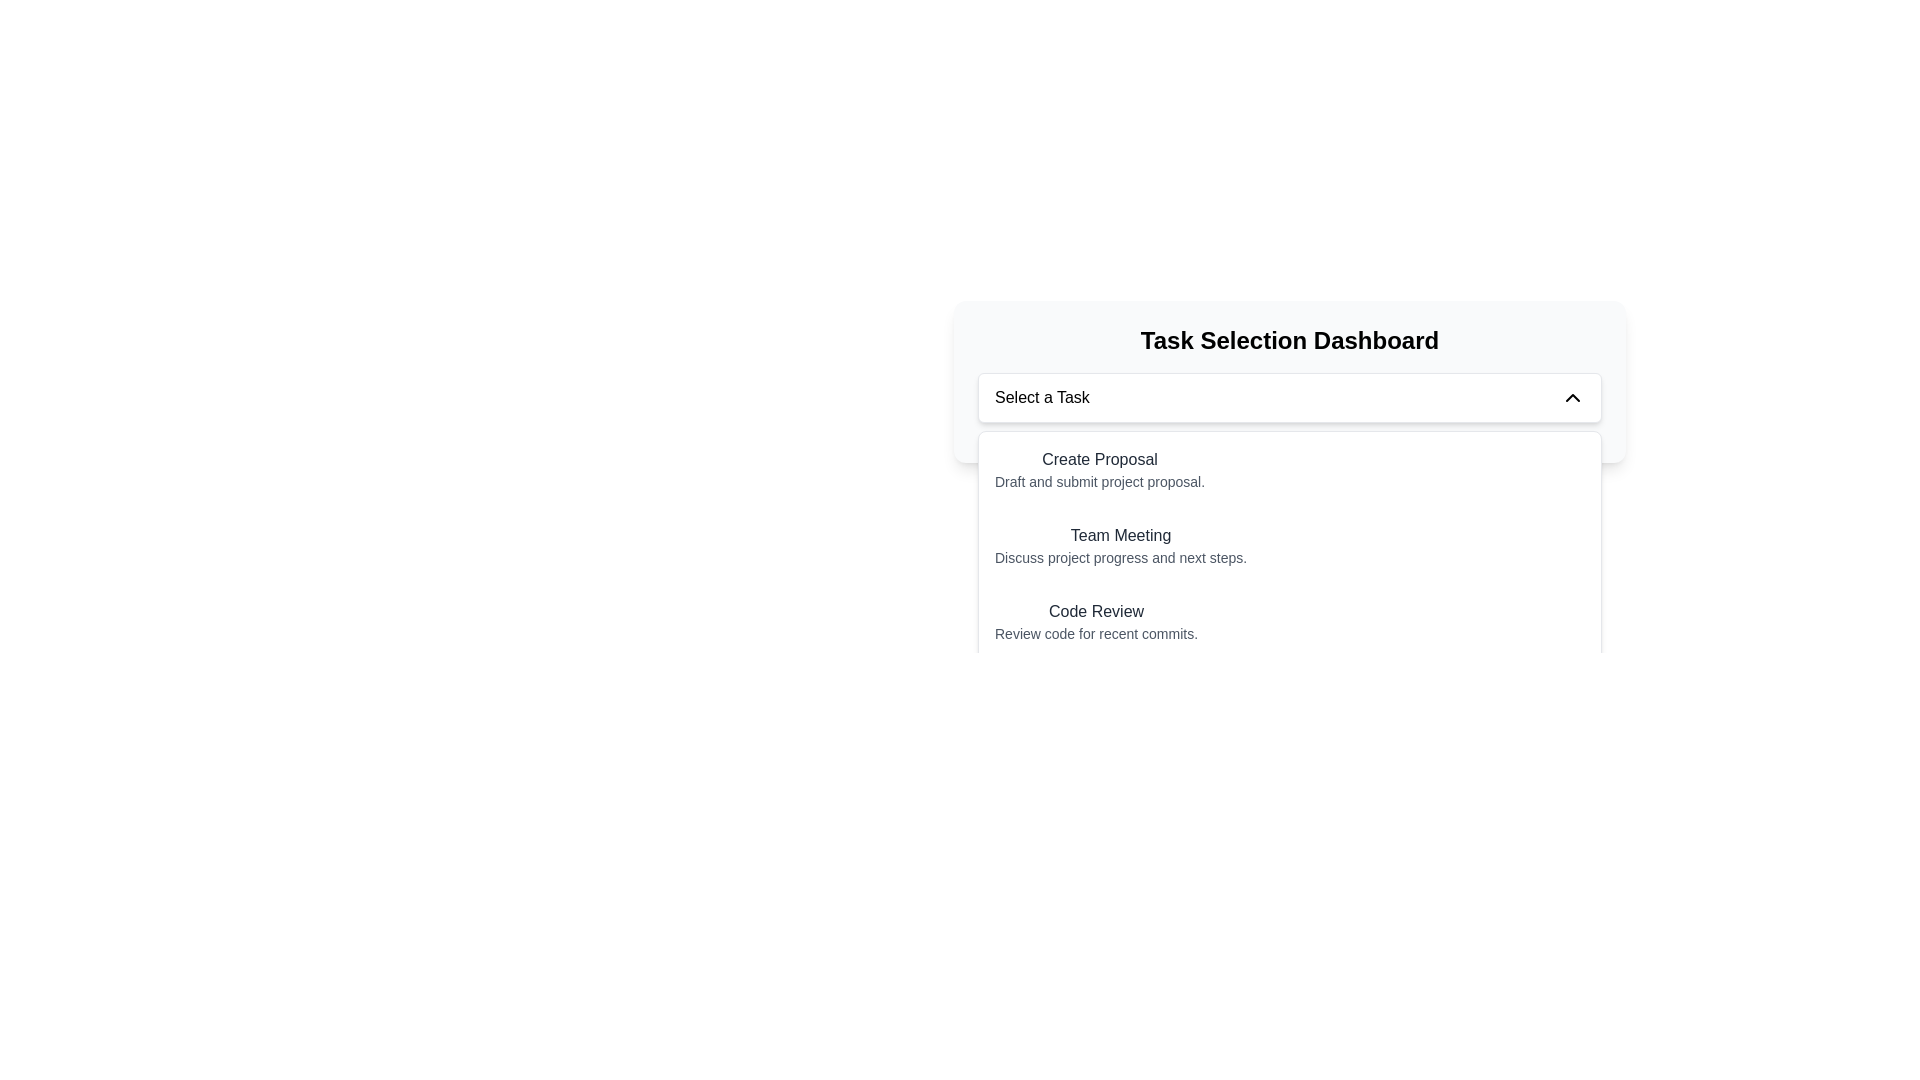  I want to click on the dropdown menu located in the center of the 'Task Selection Dashboard' interface for keyboard navigation, so click(1290, 397).